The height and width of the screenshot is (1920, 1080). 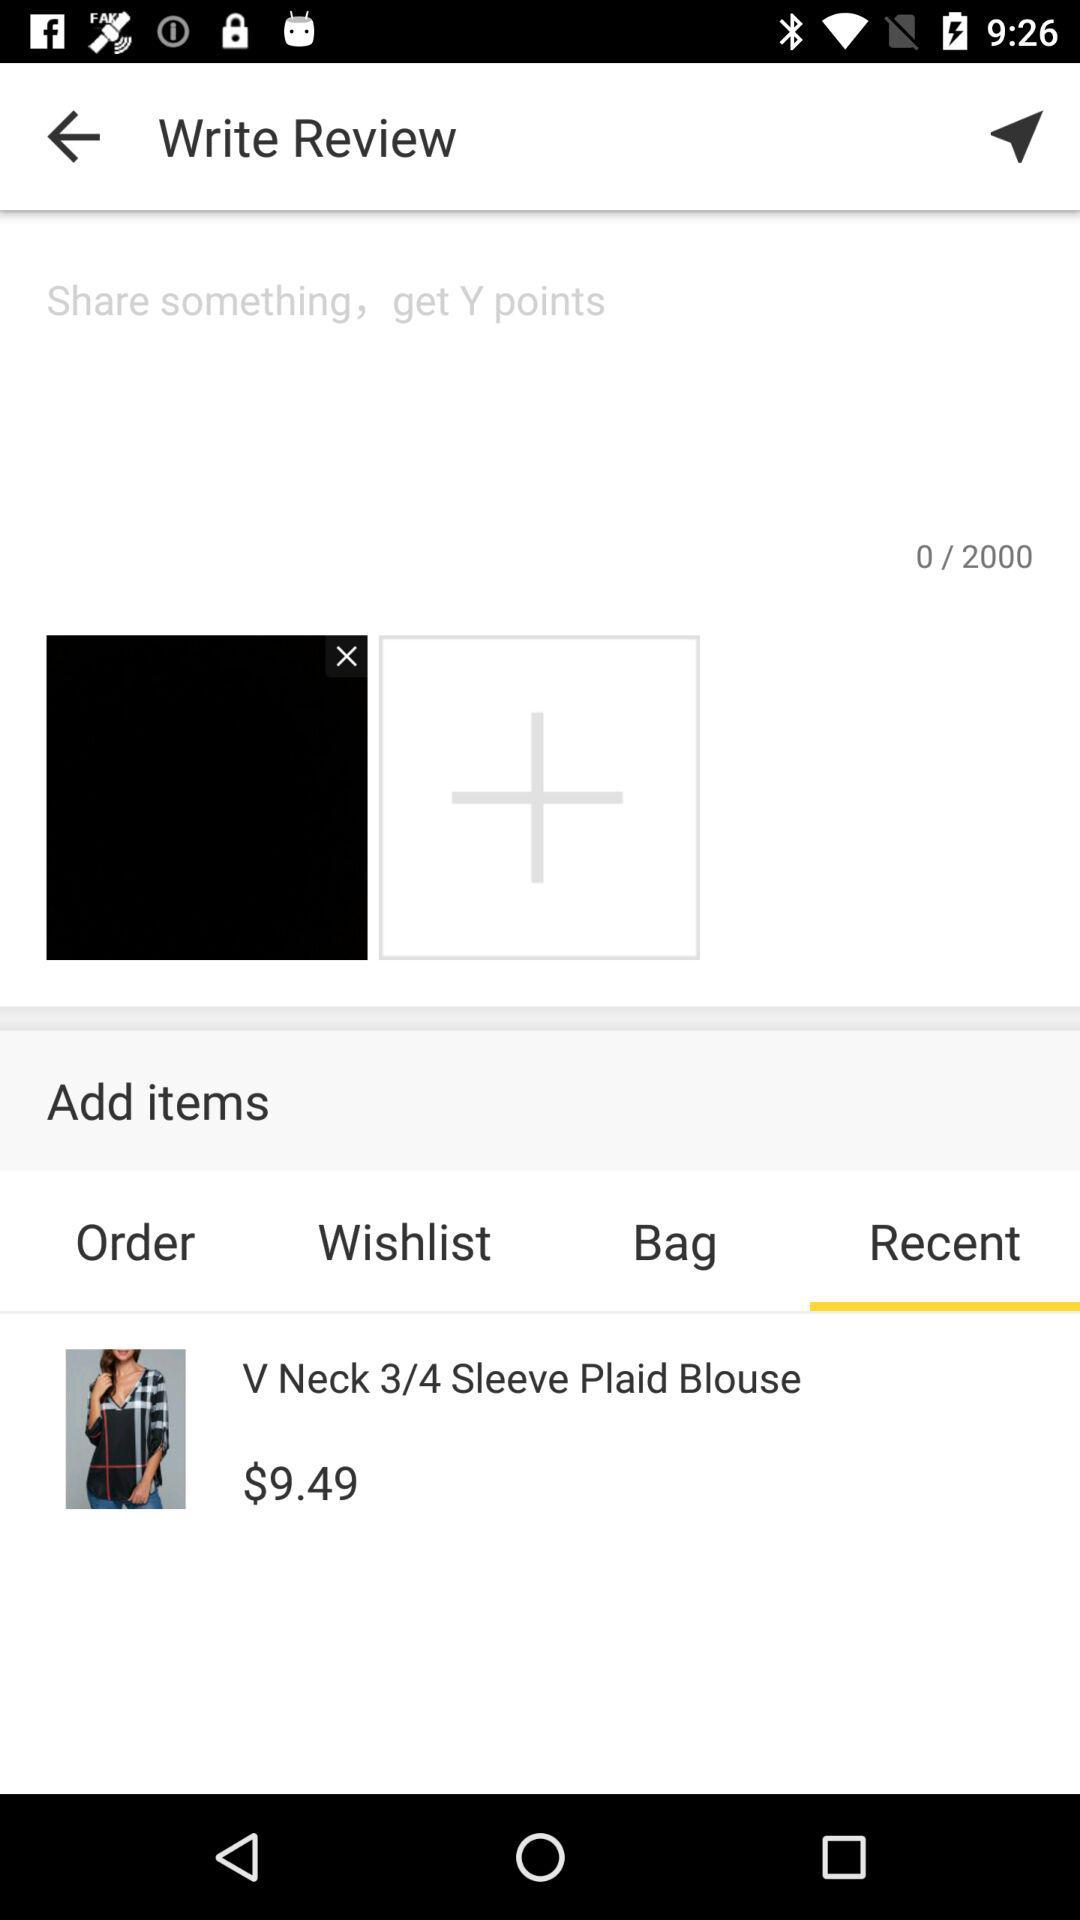 What do you see at coordinates (520, 1375) in the screenshot?
I see `the v neck 3` at bounding box center [520, 1375].